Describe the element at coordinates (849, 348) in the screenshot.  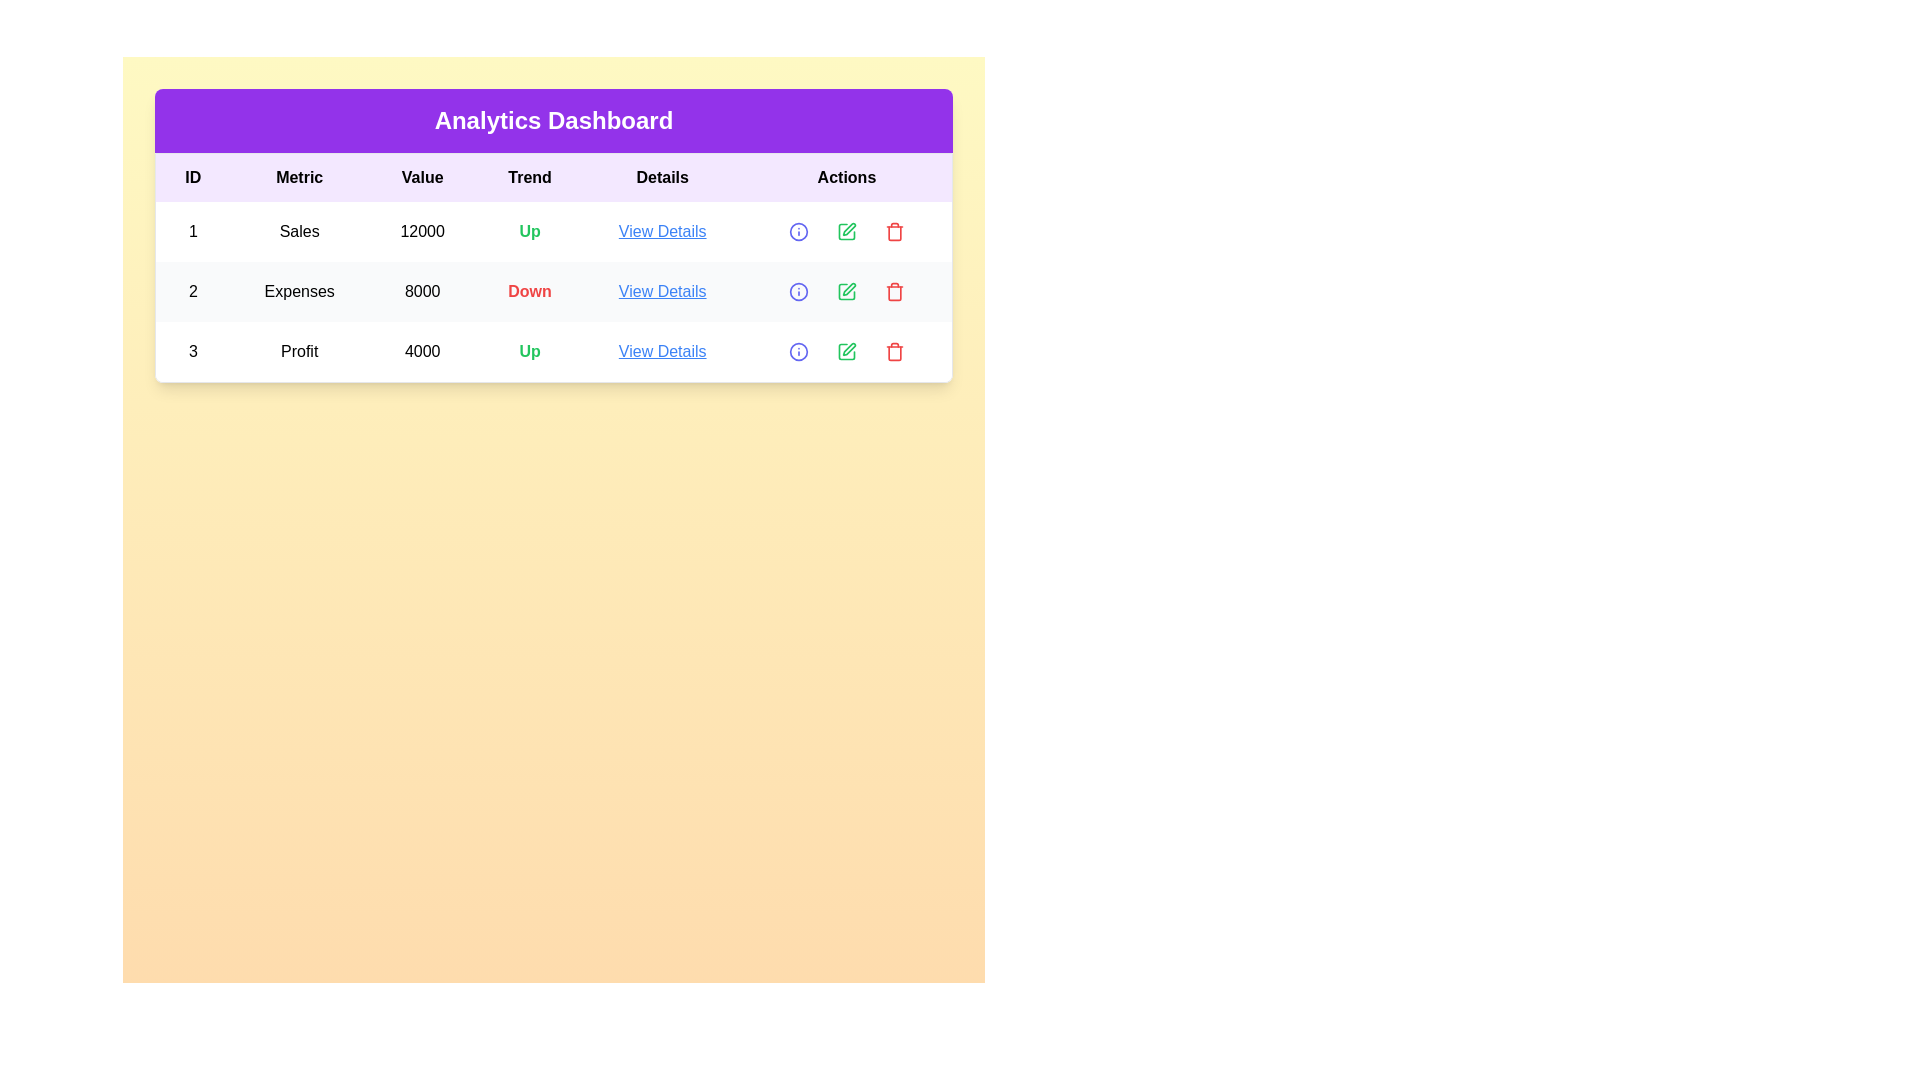
I see `the 'Edit' icon in the 'Actions' column of the table, located in the third row corresponding to the 'Profit' entry, to initiate editing` at that location.